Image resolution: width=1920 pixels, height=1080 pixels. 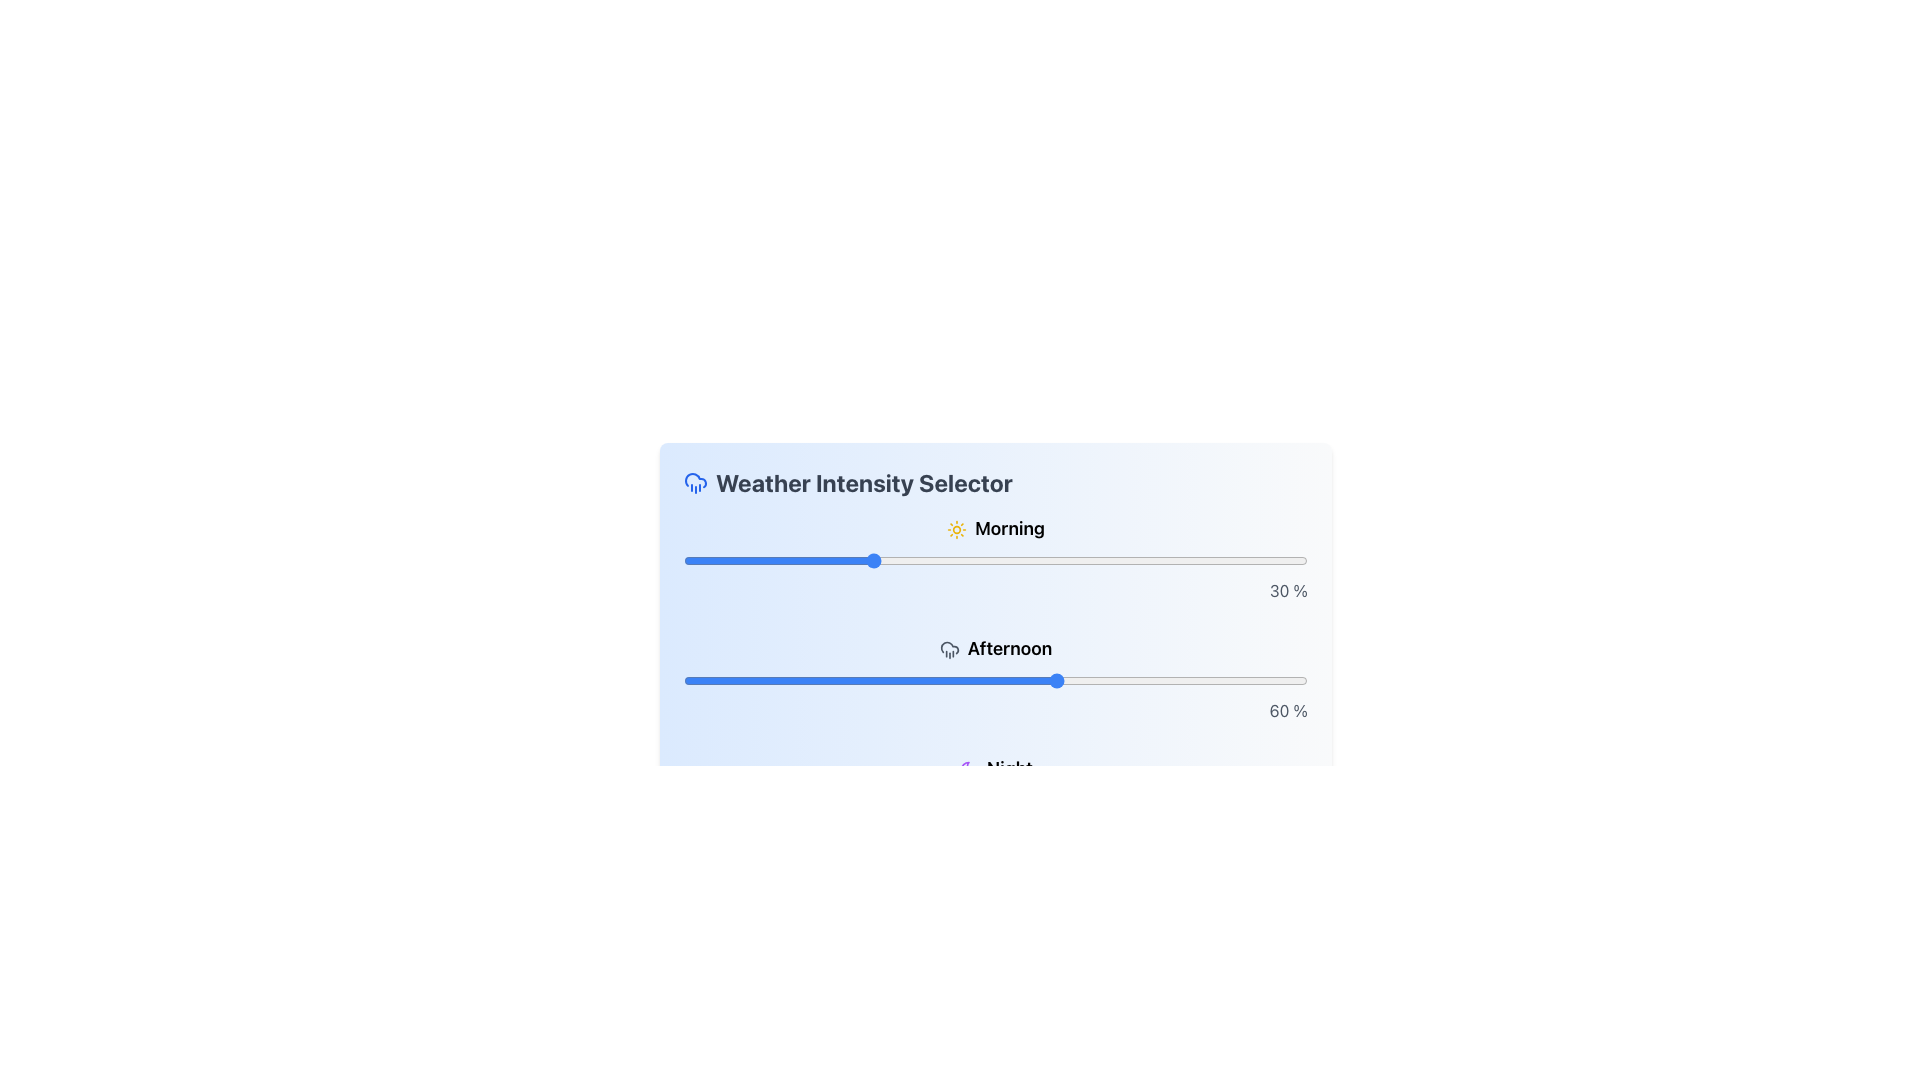 What do you see at coordinates (996, 830) in the screenshot?
I see `the text label displaying '20 %' that is styled in gray and located within the 'Night' section, positioned below the intensity slider` at bounding box center [996, 830].